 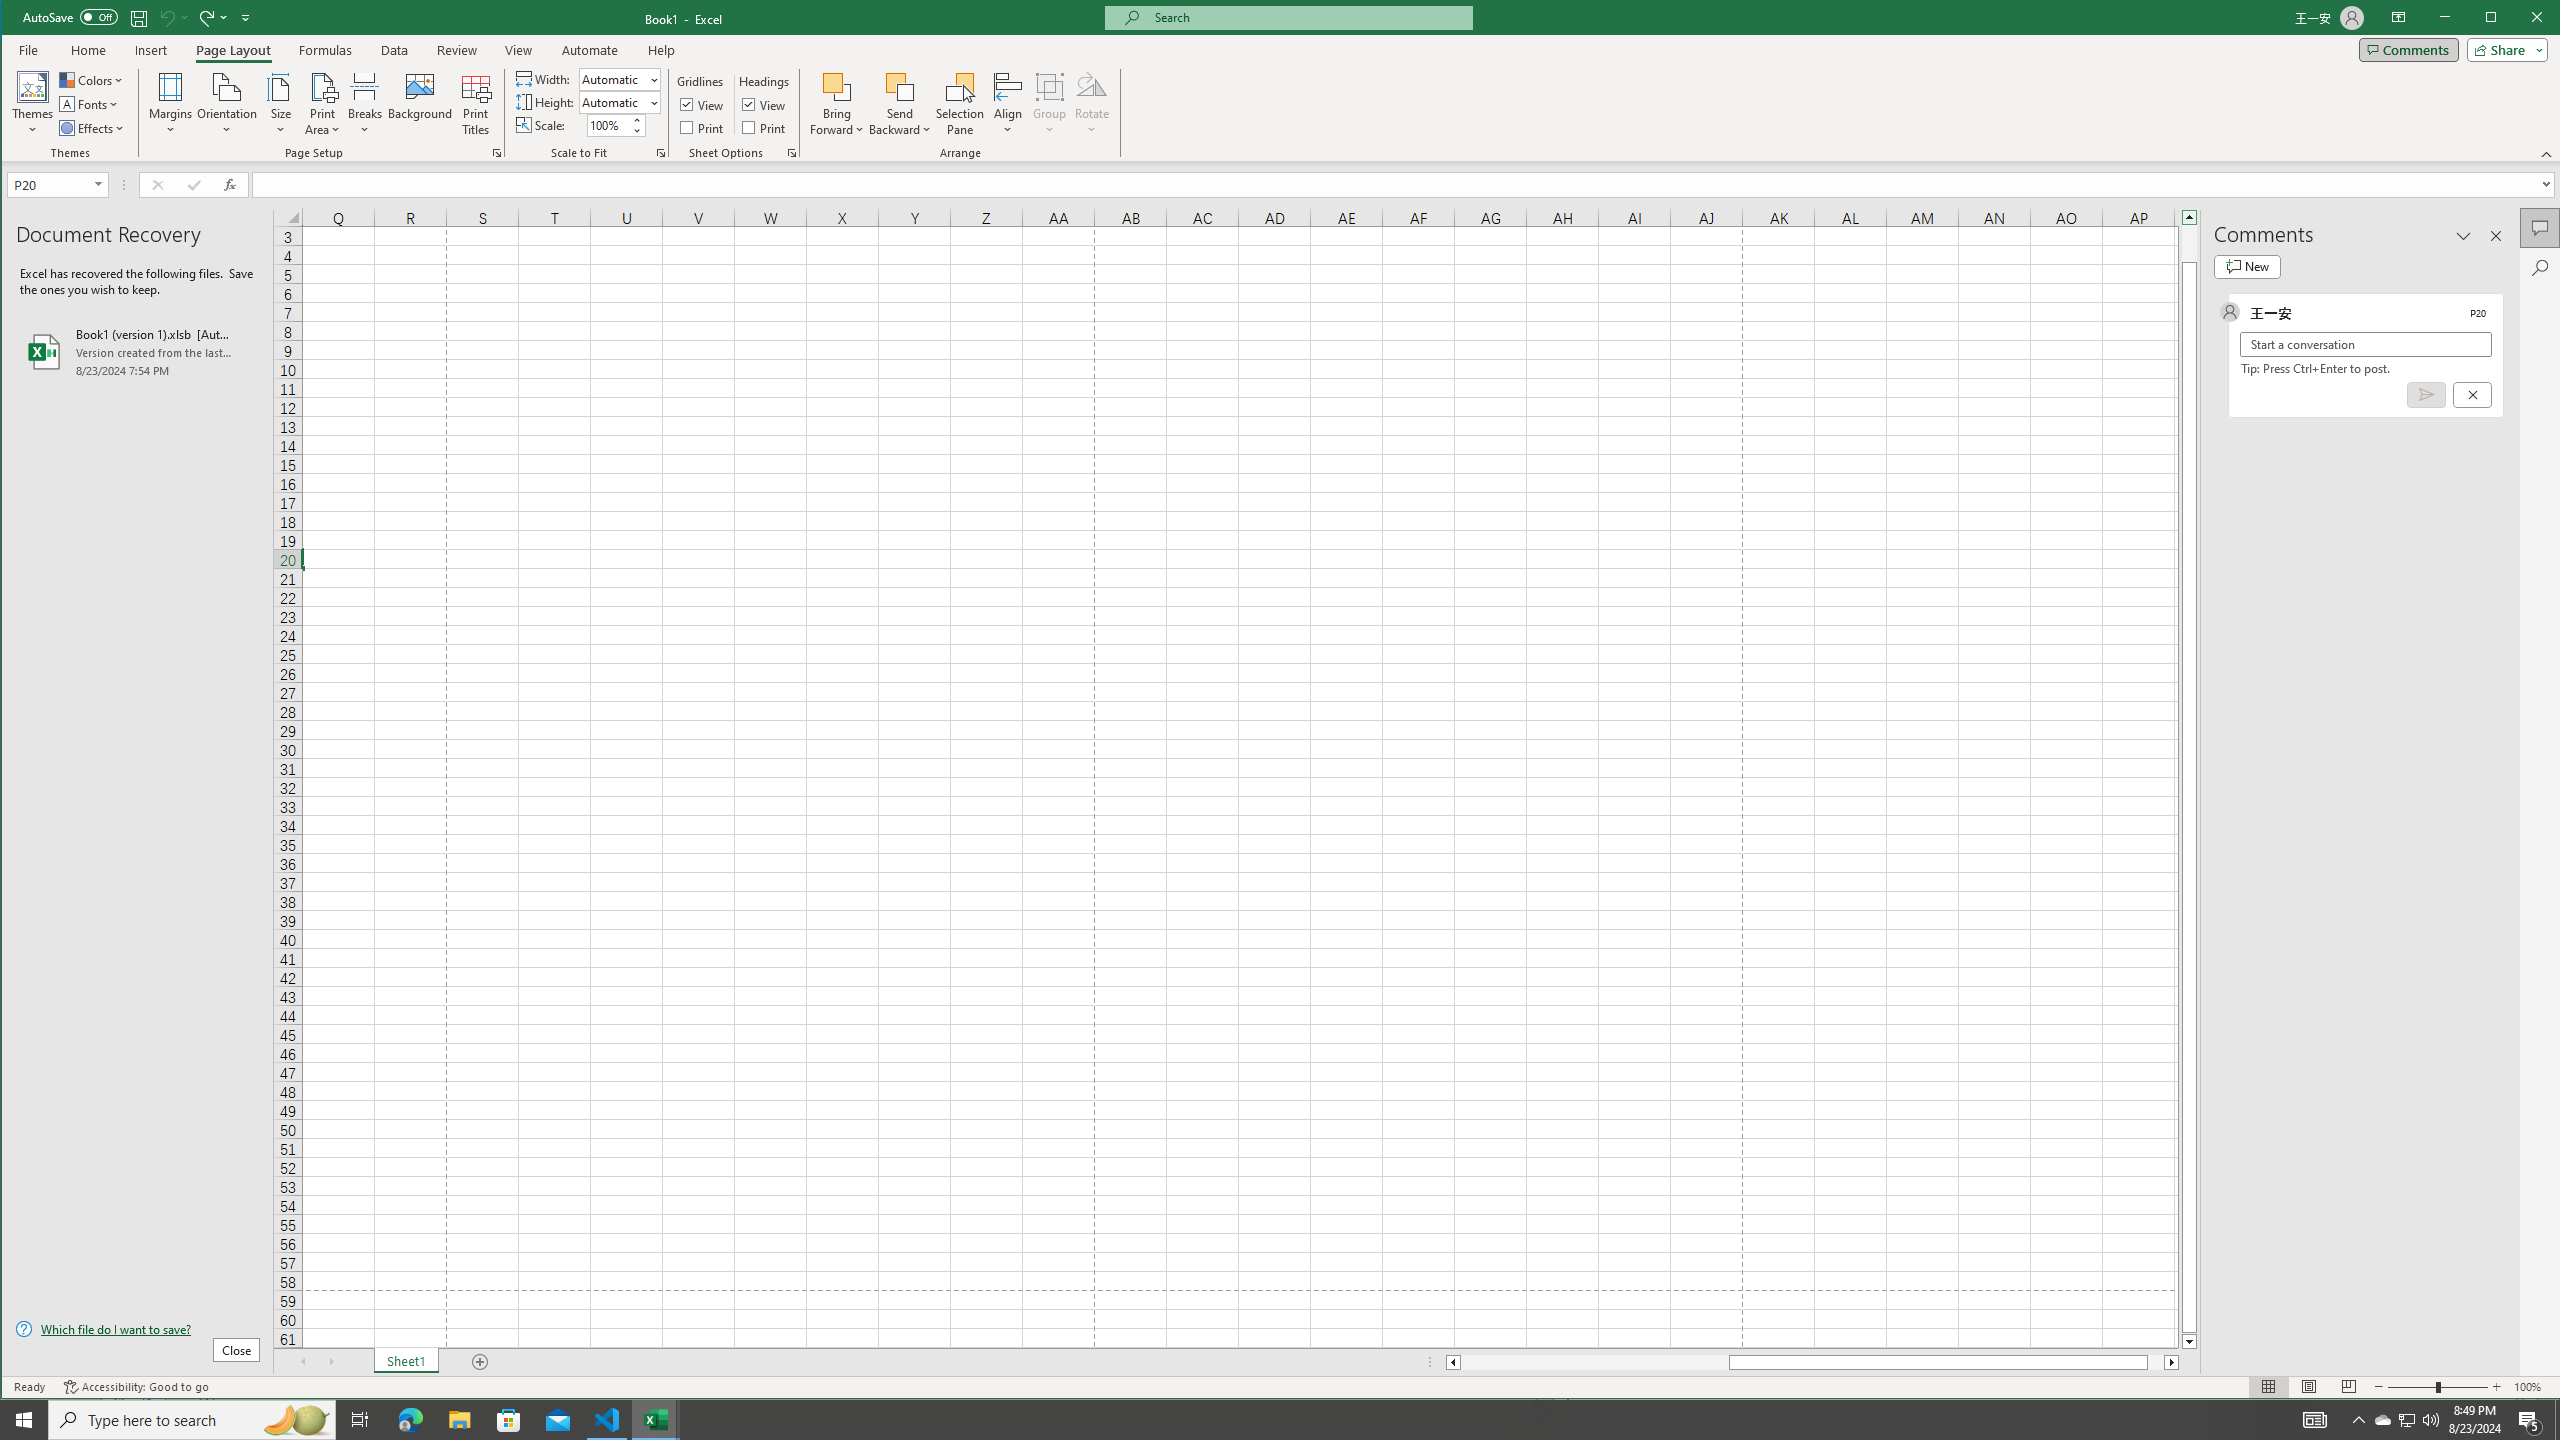 What do you see at coordinates (2495, 235) in the screenshot?
I see `'Close pane'` at bounding box center [2495, 235].